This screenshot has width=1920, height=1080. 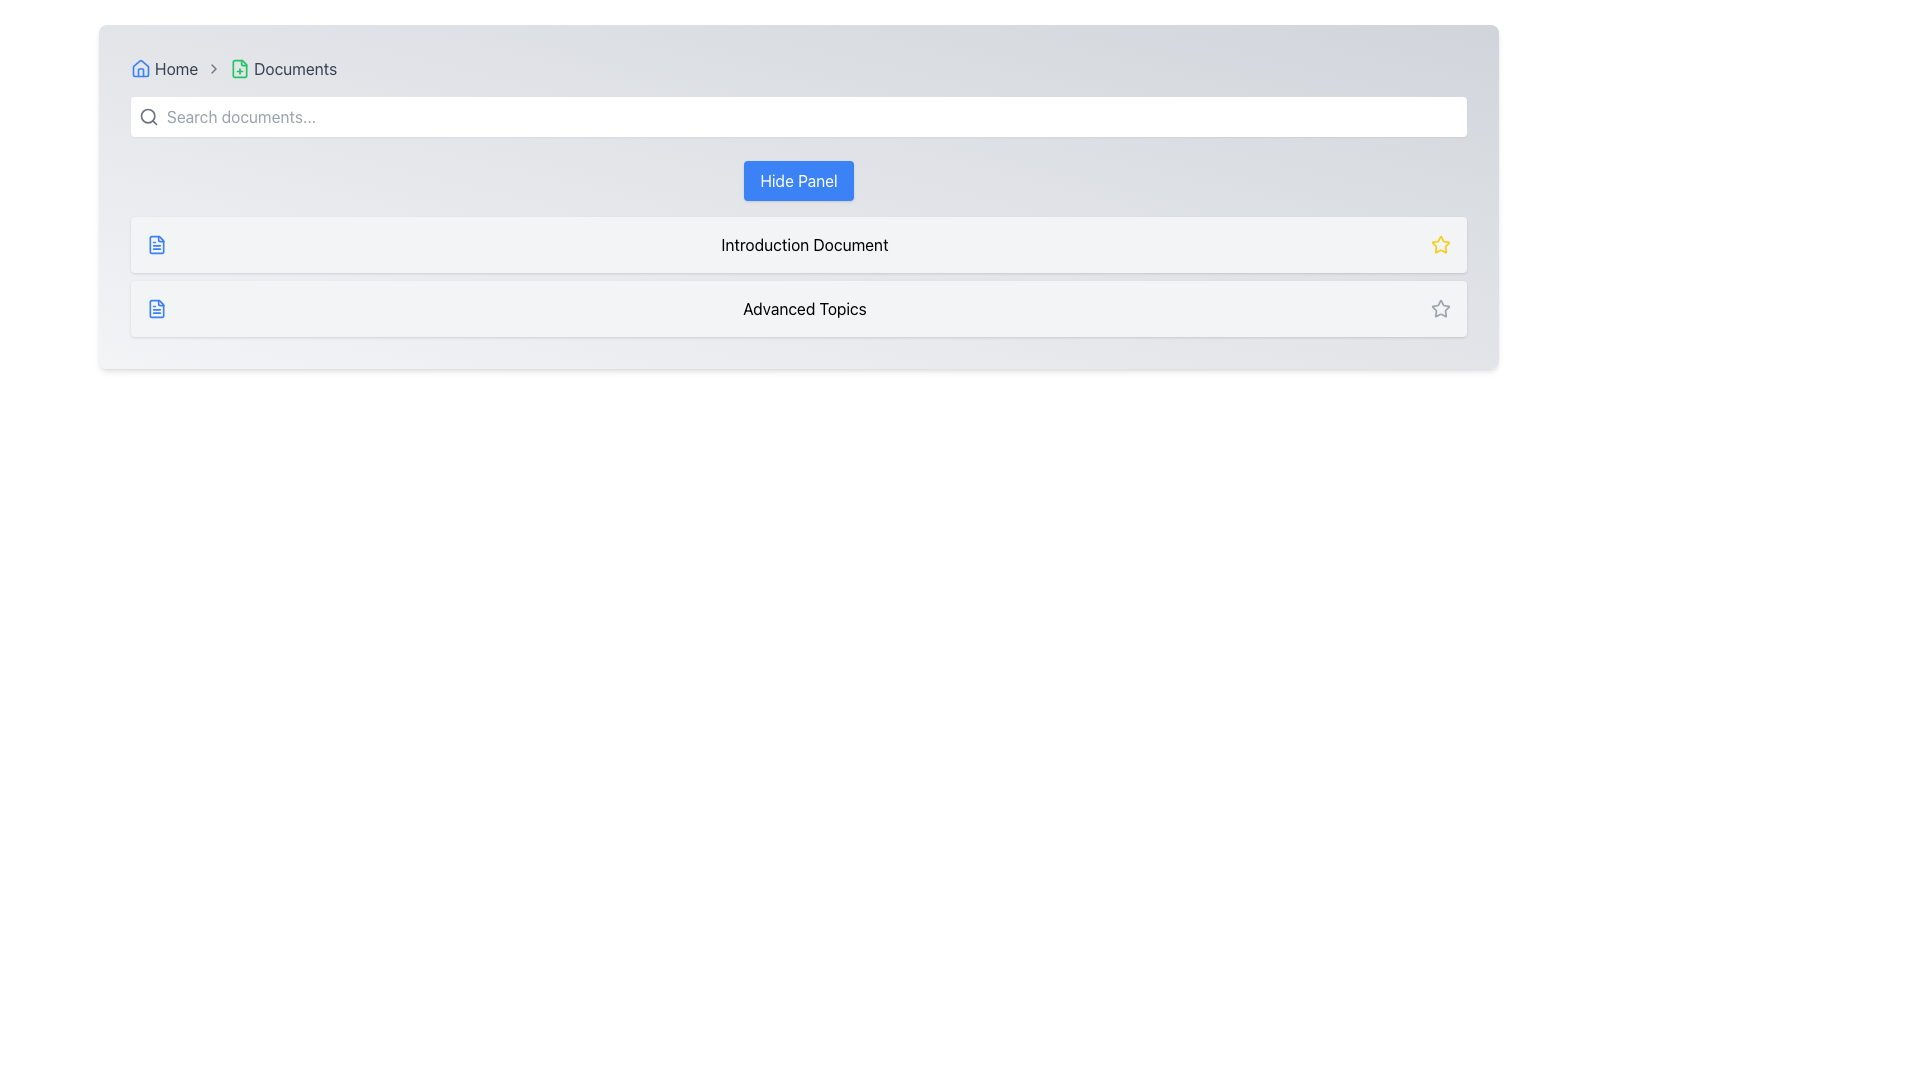 I want to click on the 'Home' icon in the breadcrumb navigation bar, so click(x=139, y=68).